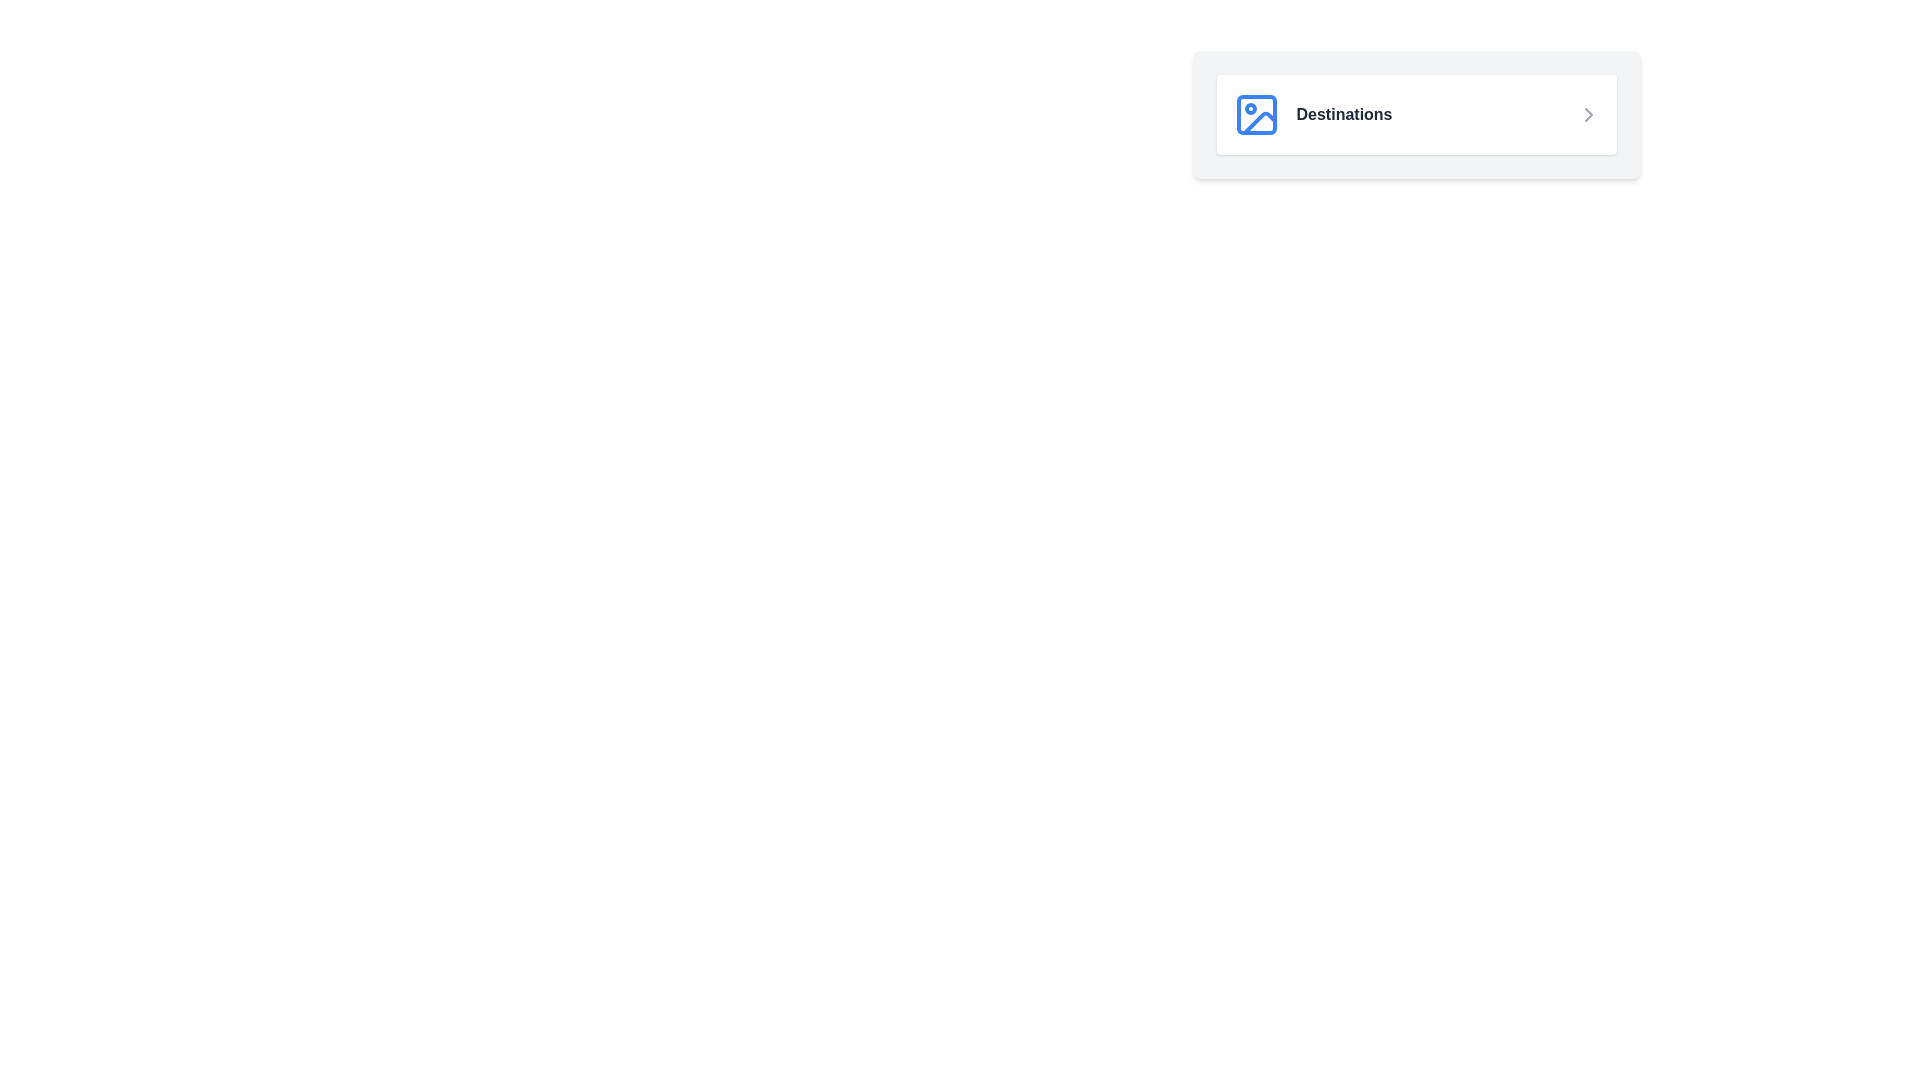  What do you see at coordinates (1587, 115) in the screenshot?
I see `the navigation icon located at the top-right corner of the 'Destinations' card to proceed to a detailed view or related content` at bounding box center [1587, 115].